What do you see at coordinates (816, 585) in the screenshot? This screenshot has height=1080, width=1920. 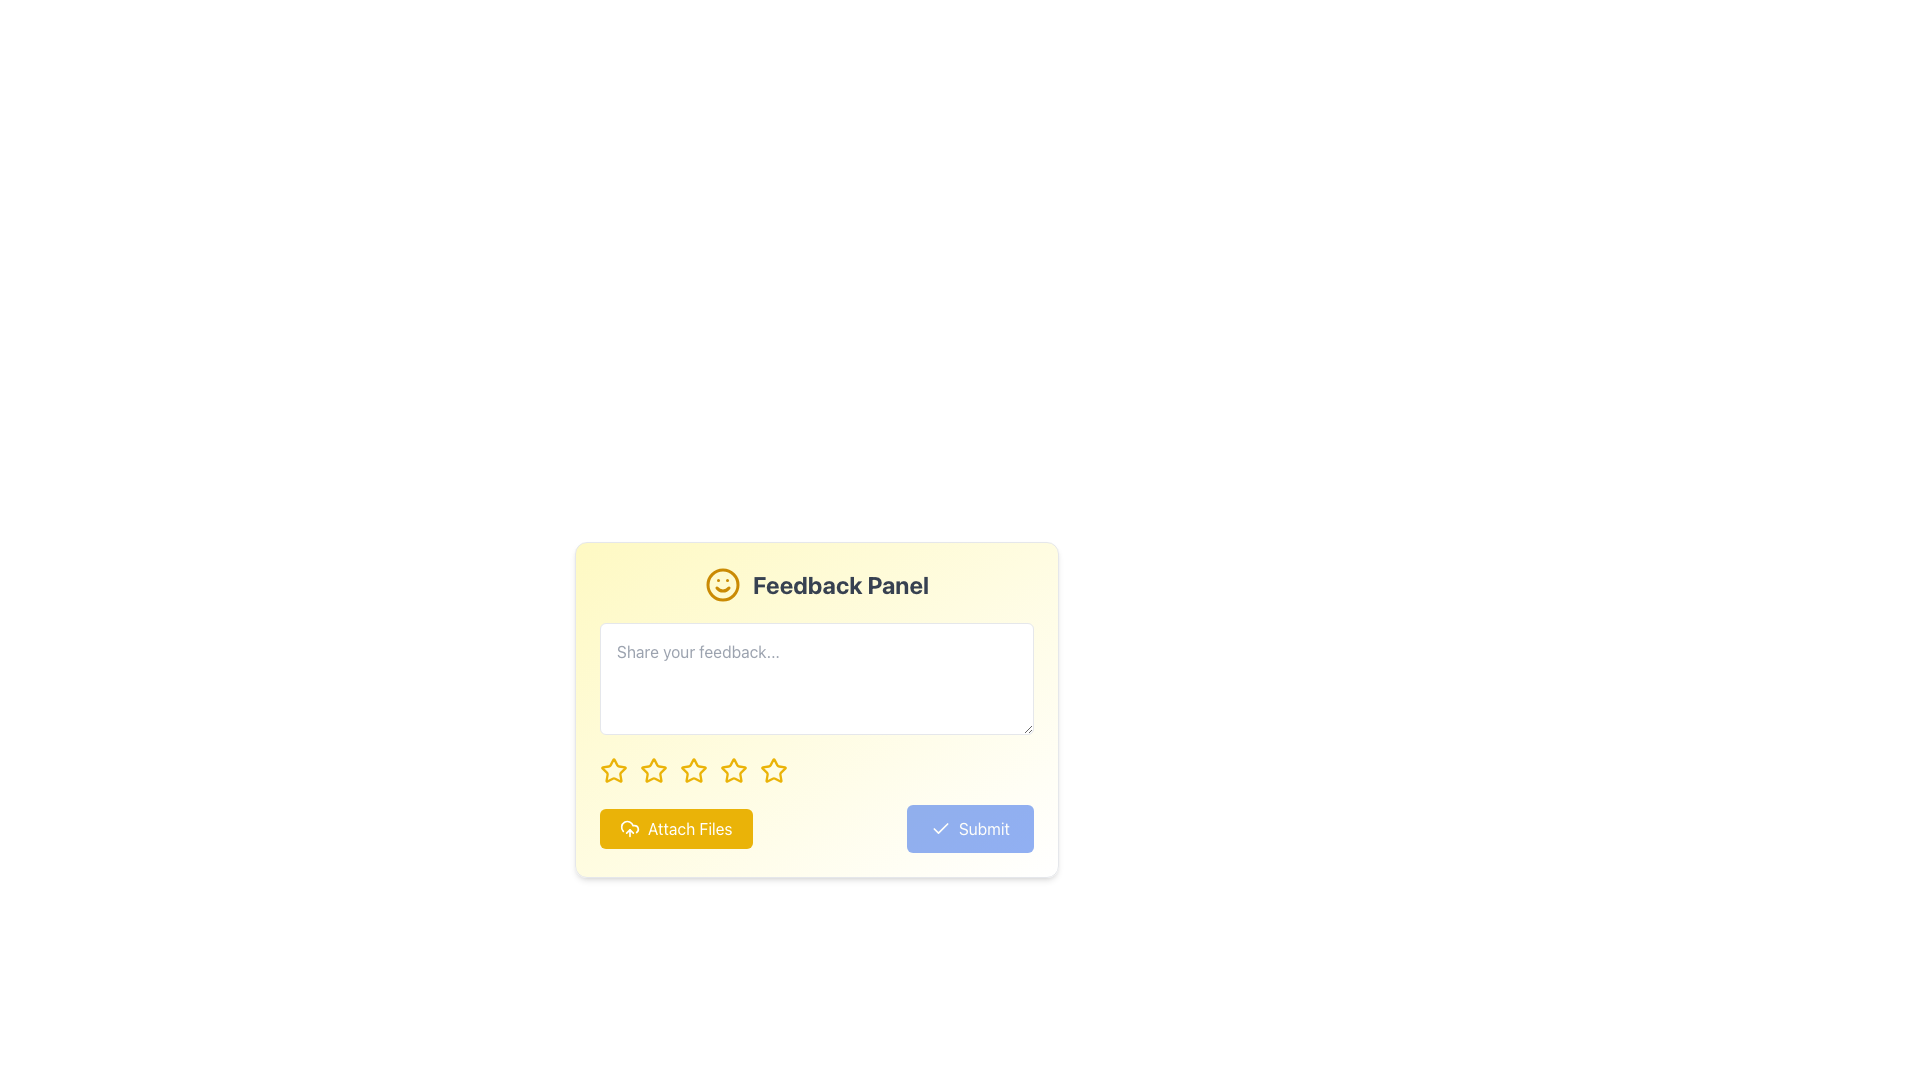 I see `the Text Label with Icon that features a smiley face and the bold text 'Feedback Panel', located at the top of the 'Feedback Panel' interface` at bounding box center [816, 585].